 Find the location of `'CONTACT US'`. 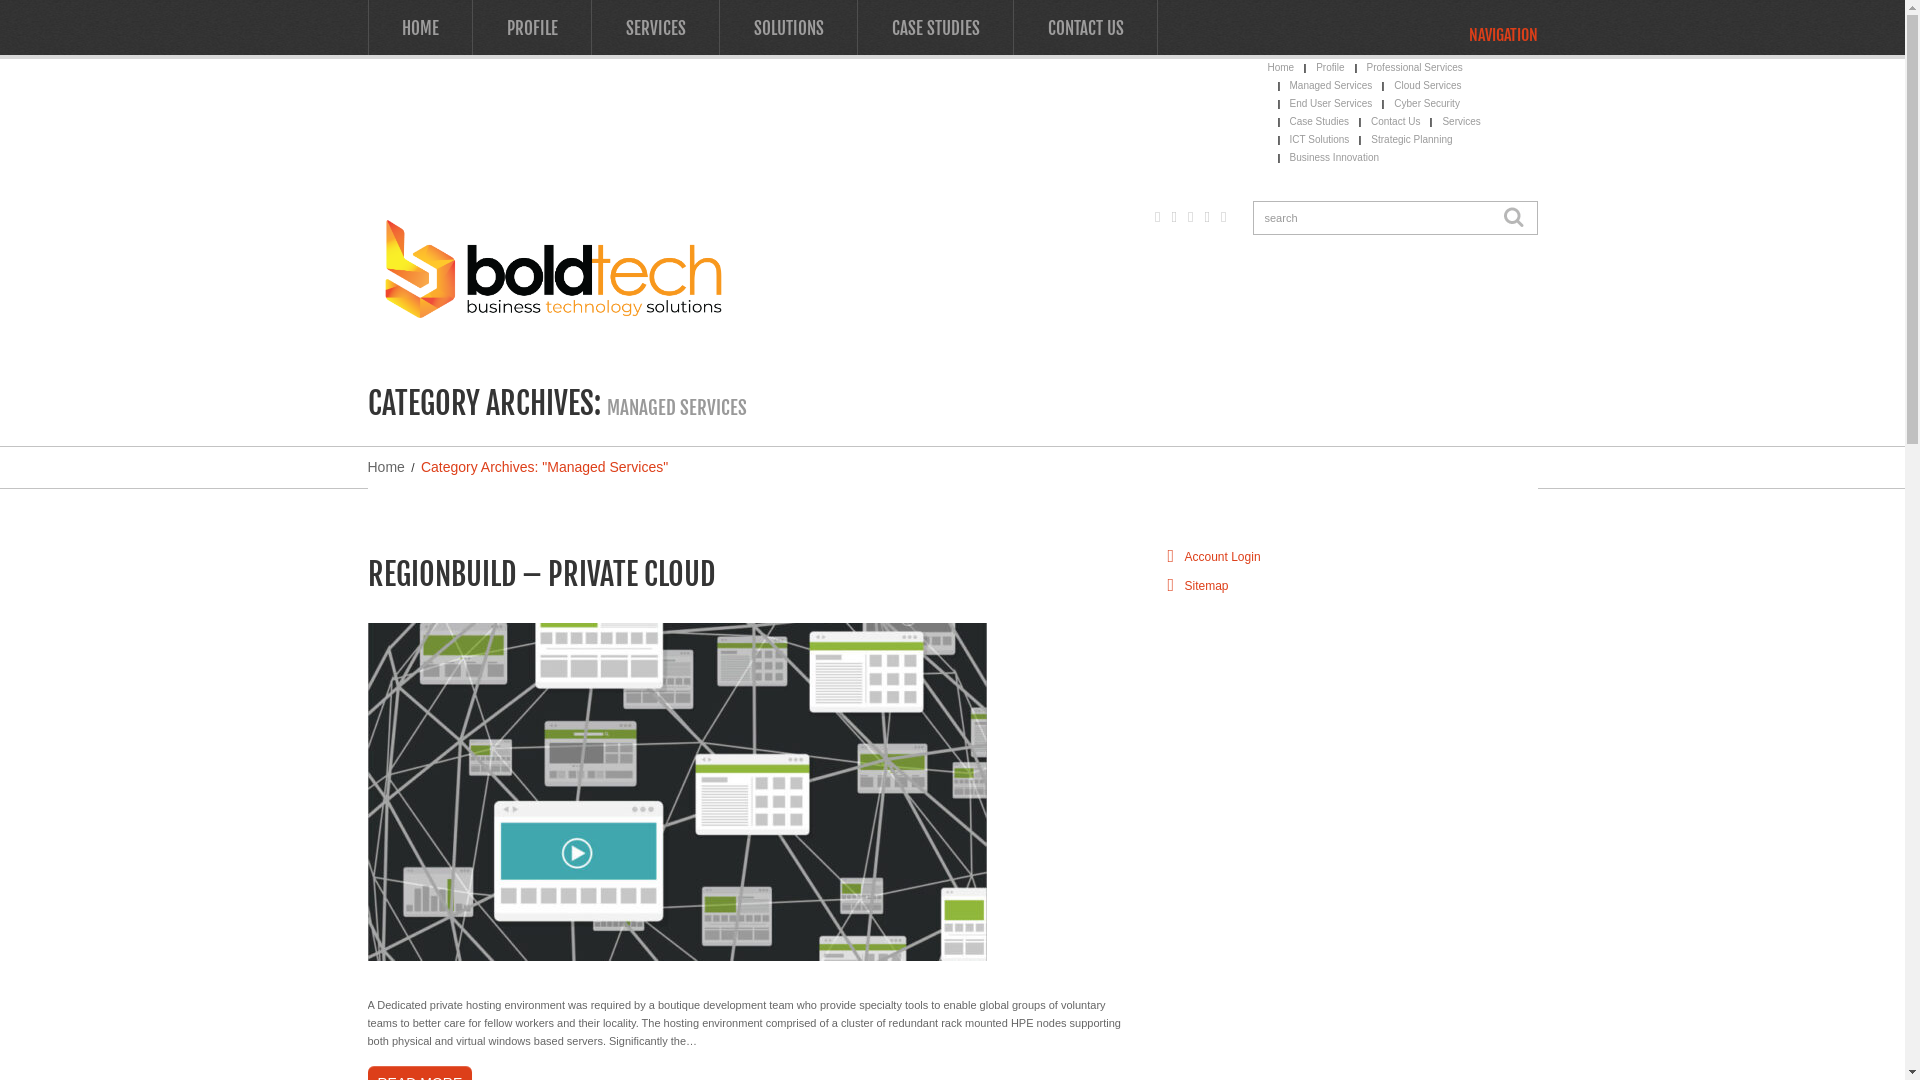

'CONTACT US' is located at coordinates (1084, 27).